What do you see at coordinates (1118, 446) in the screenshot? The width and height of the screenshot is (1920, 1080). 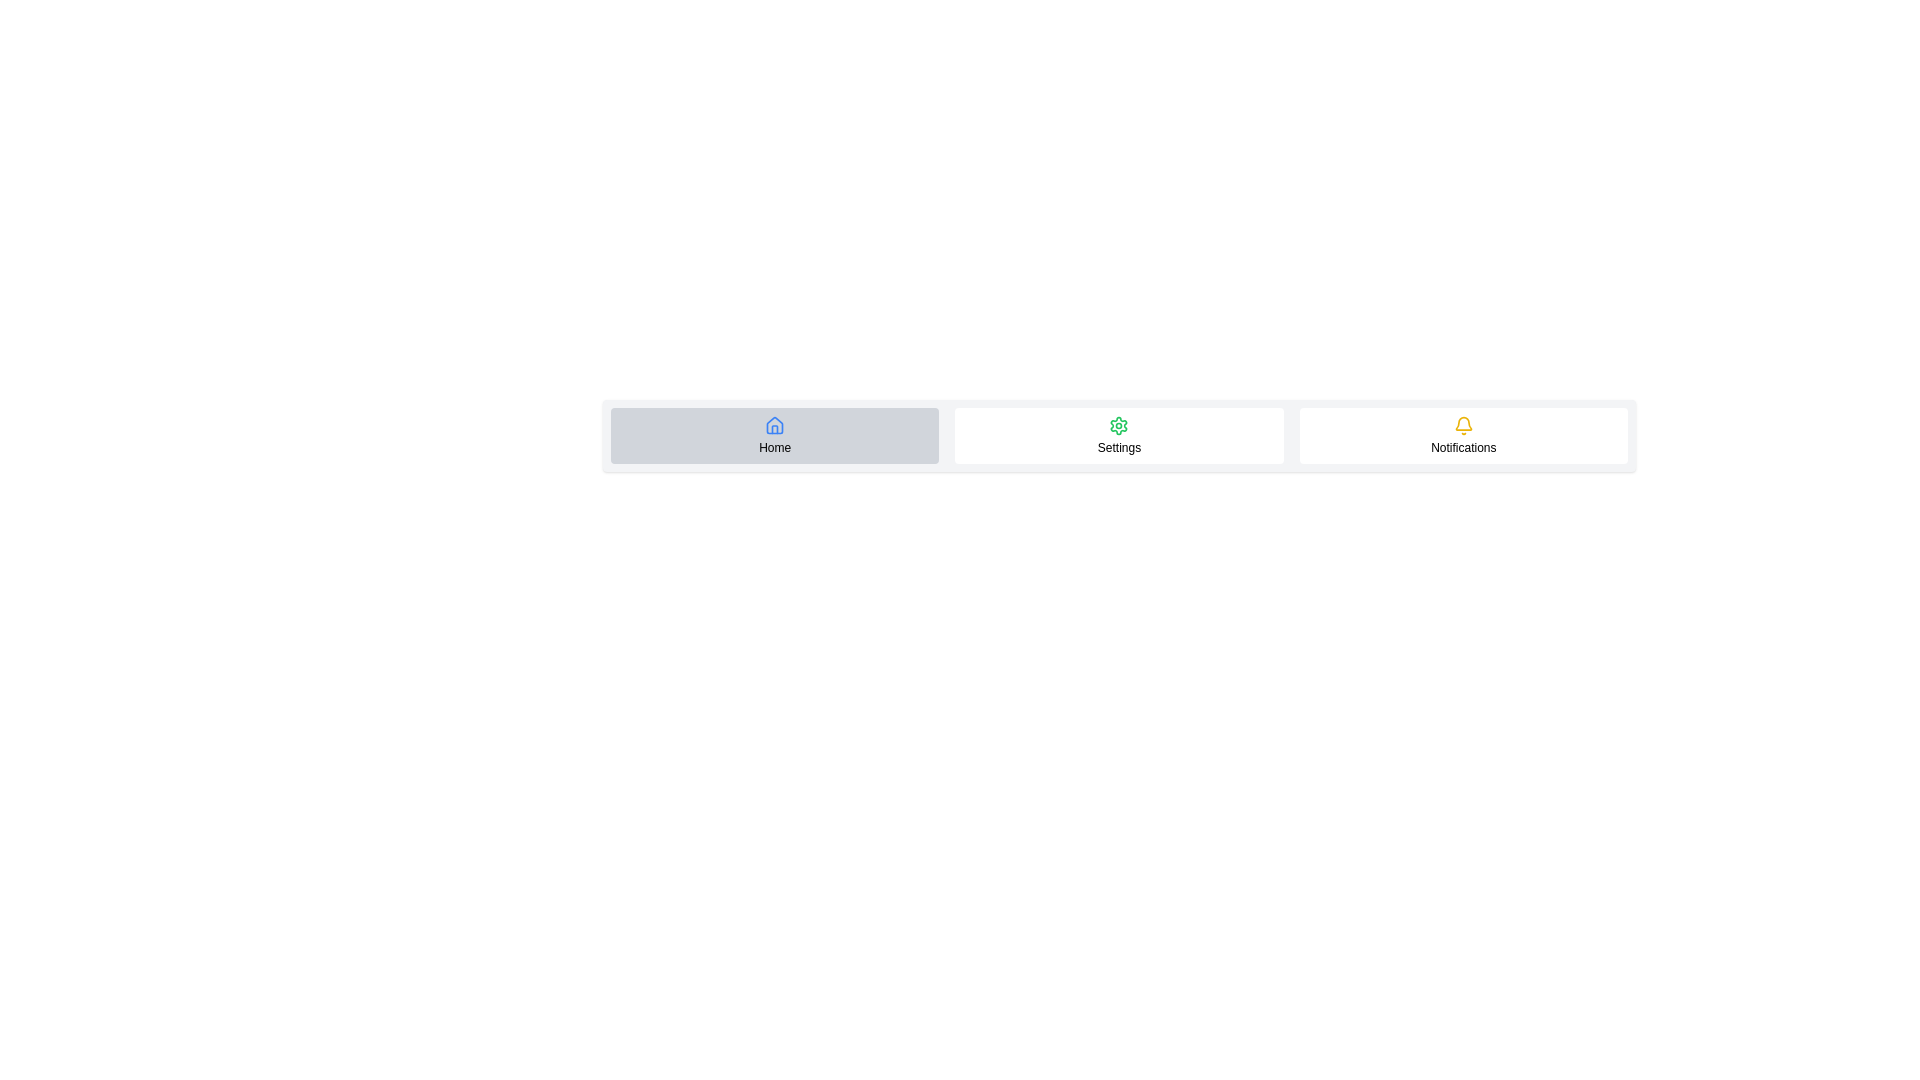 I see `the text label that describes the associated settings section, located below the settings gear icon and between the 'Home' and 'Notifications' options` at bounding box center [1118, 446].